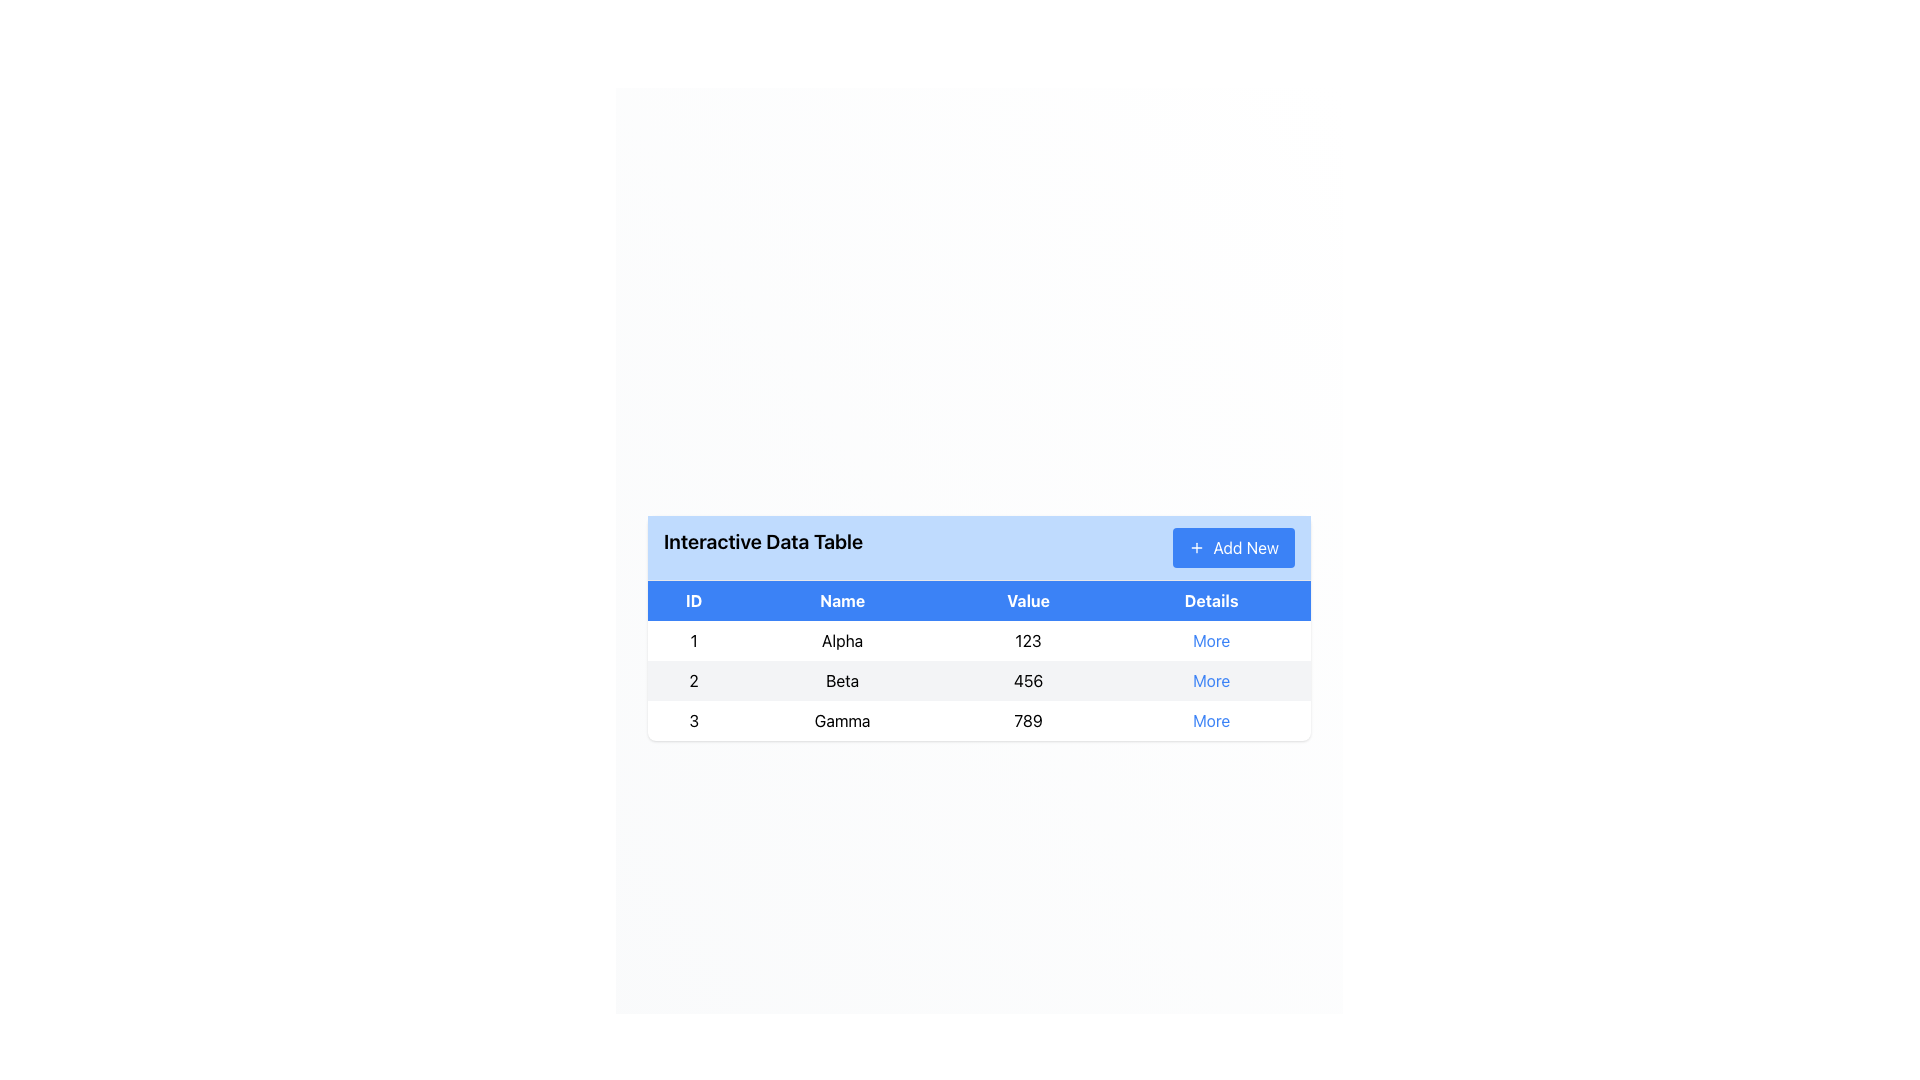 The image size is (1920, 1080). I want to click on the 'Details' header label in the data table layout, which is the rightmost element in a row of four labels: 'ID', 'Name', 'Value', and 'Details', so click(1210, 599).